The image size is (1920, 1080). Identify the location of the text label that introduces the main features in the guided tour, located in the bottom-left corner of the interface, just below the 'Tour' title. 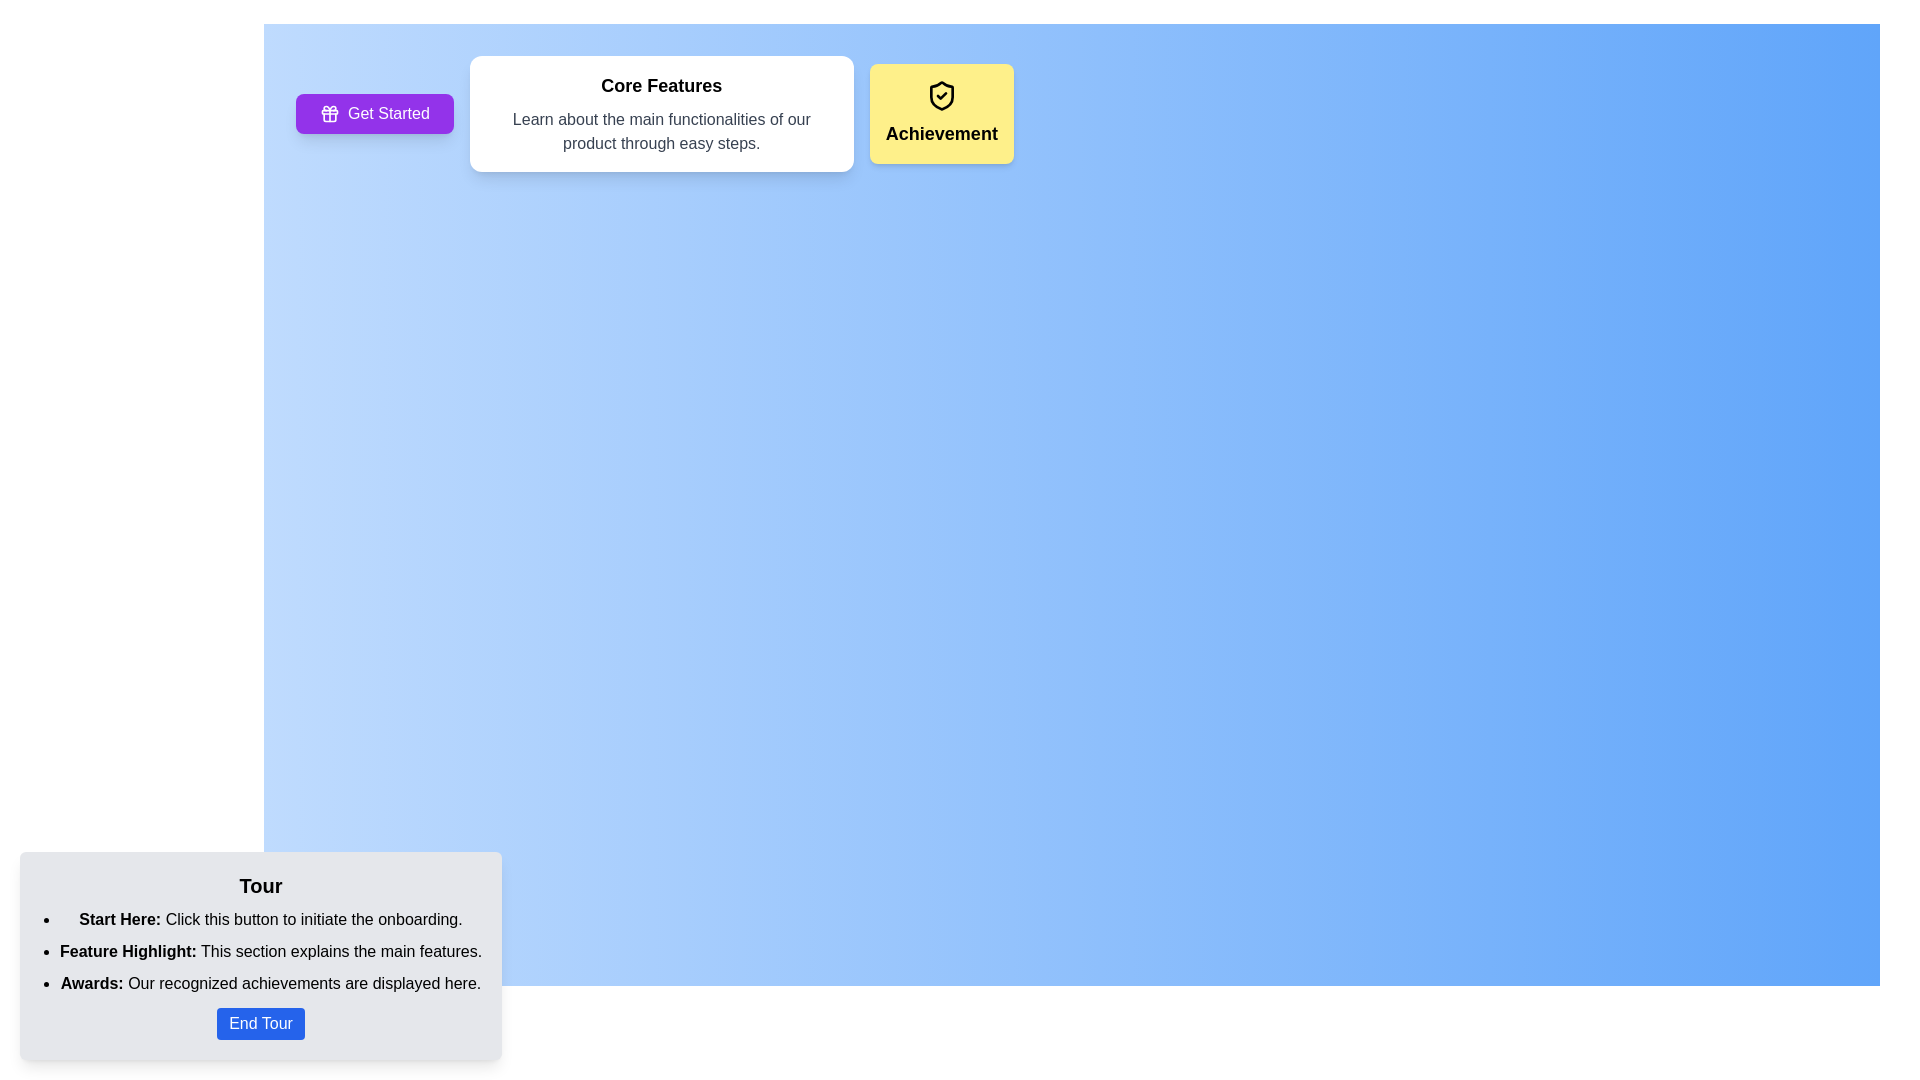
(127, 950).